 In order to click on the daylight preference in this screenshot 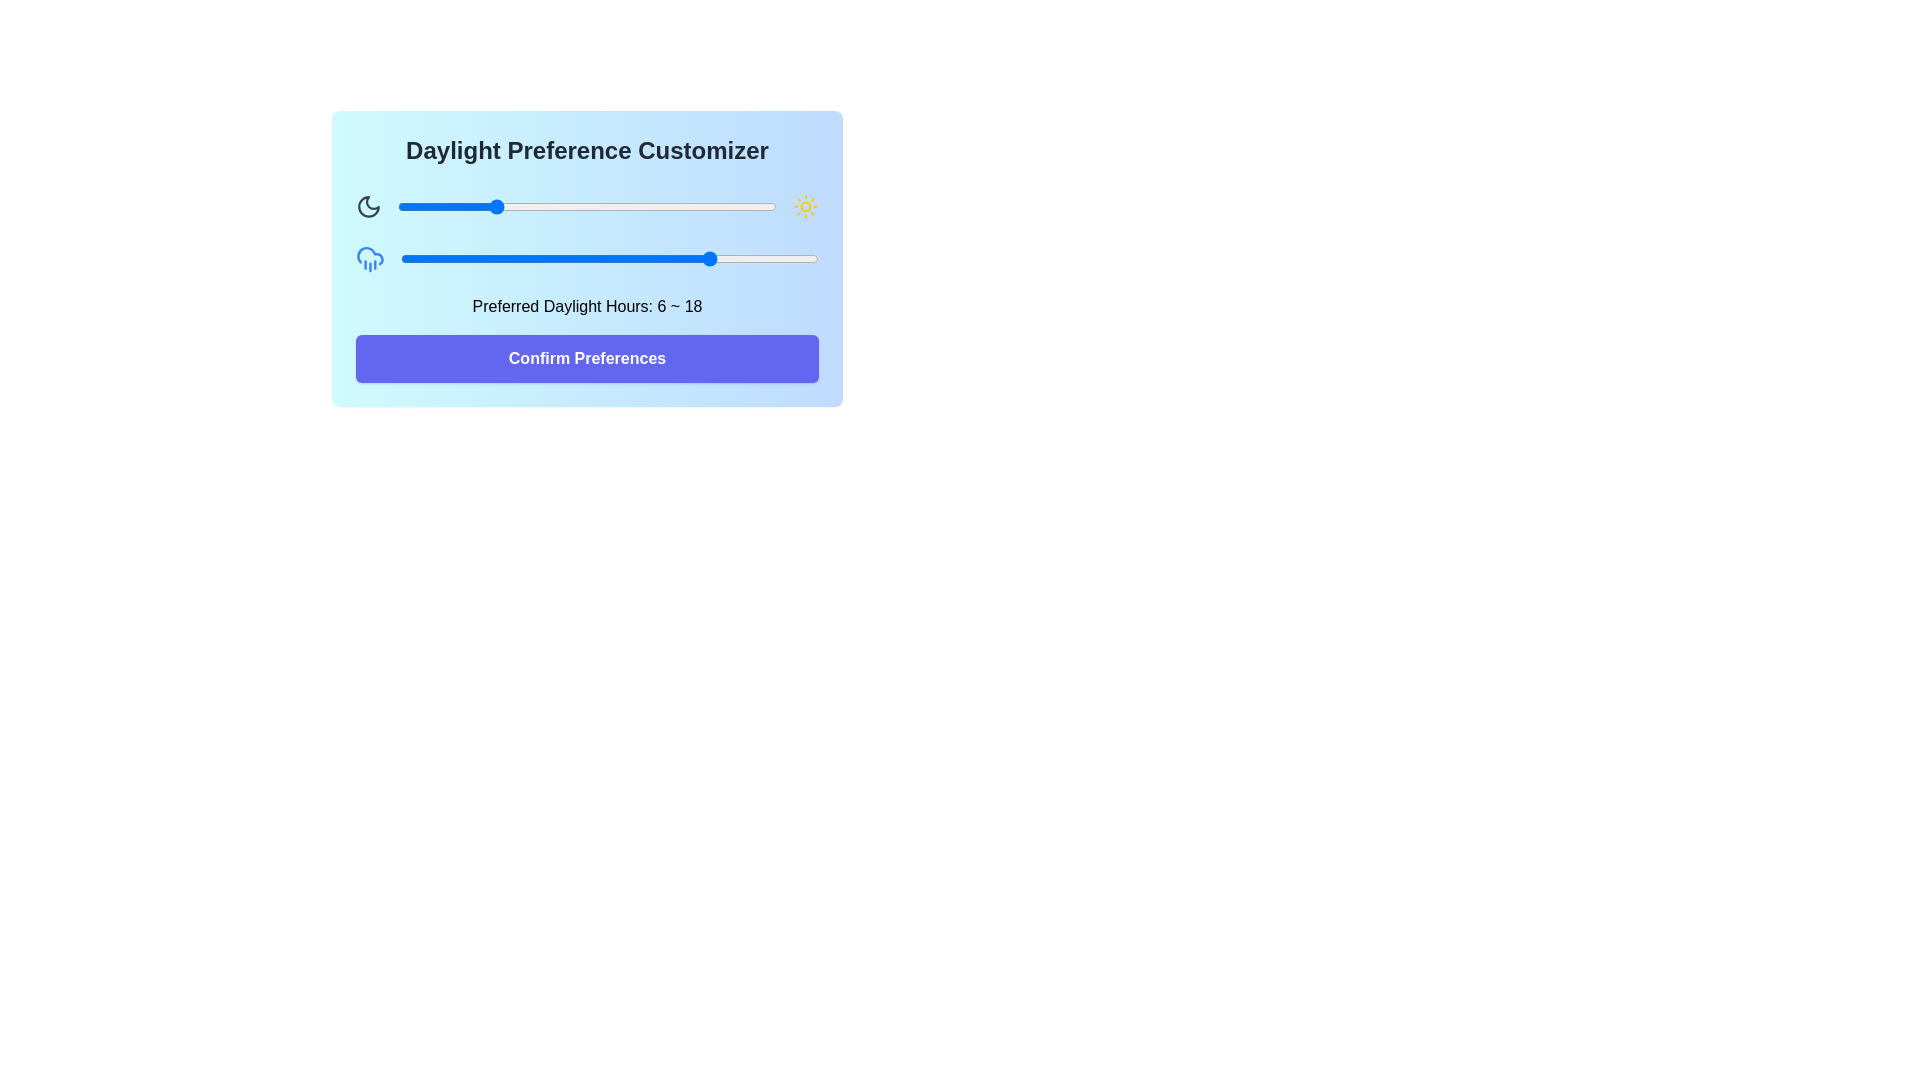, I will do `click(398, 207)`.